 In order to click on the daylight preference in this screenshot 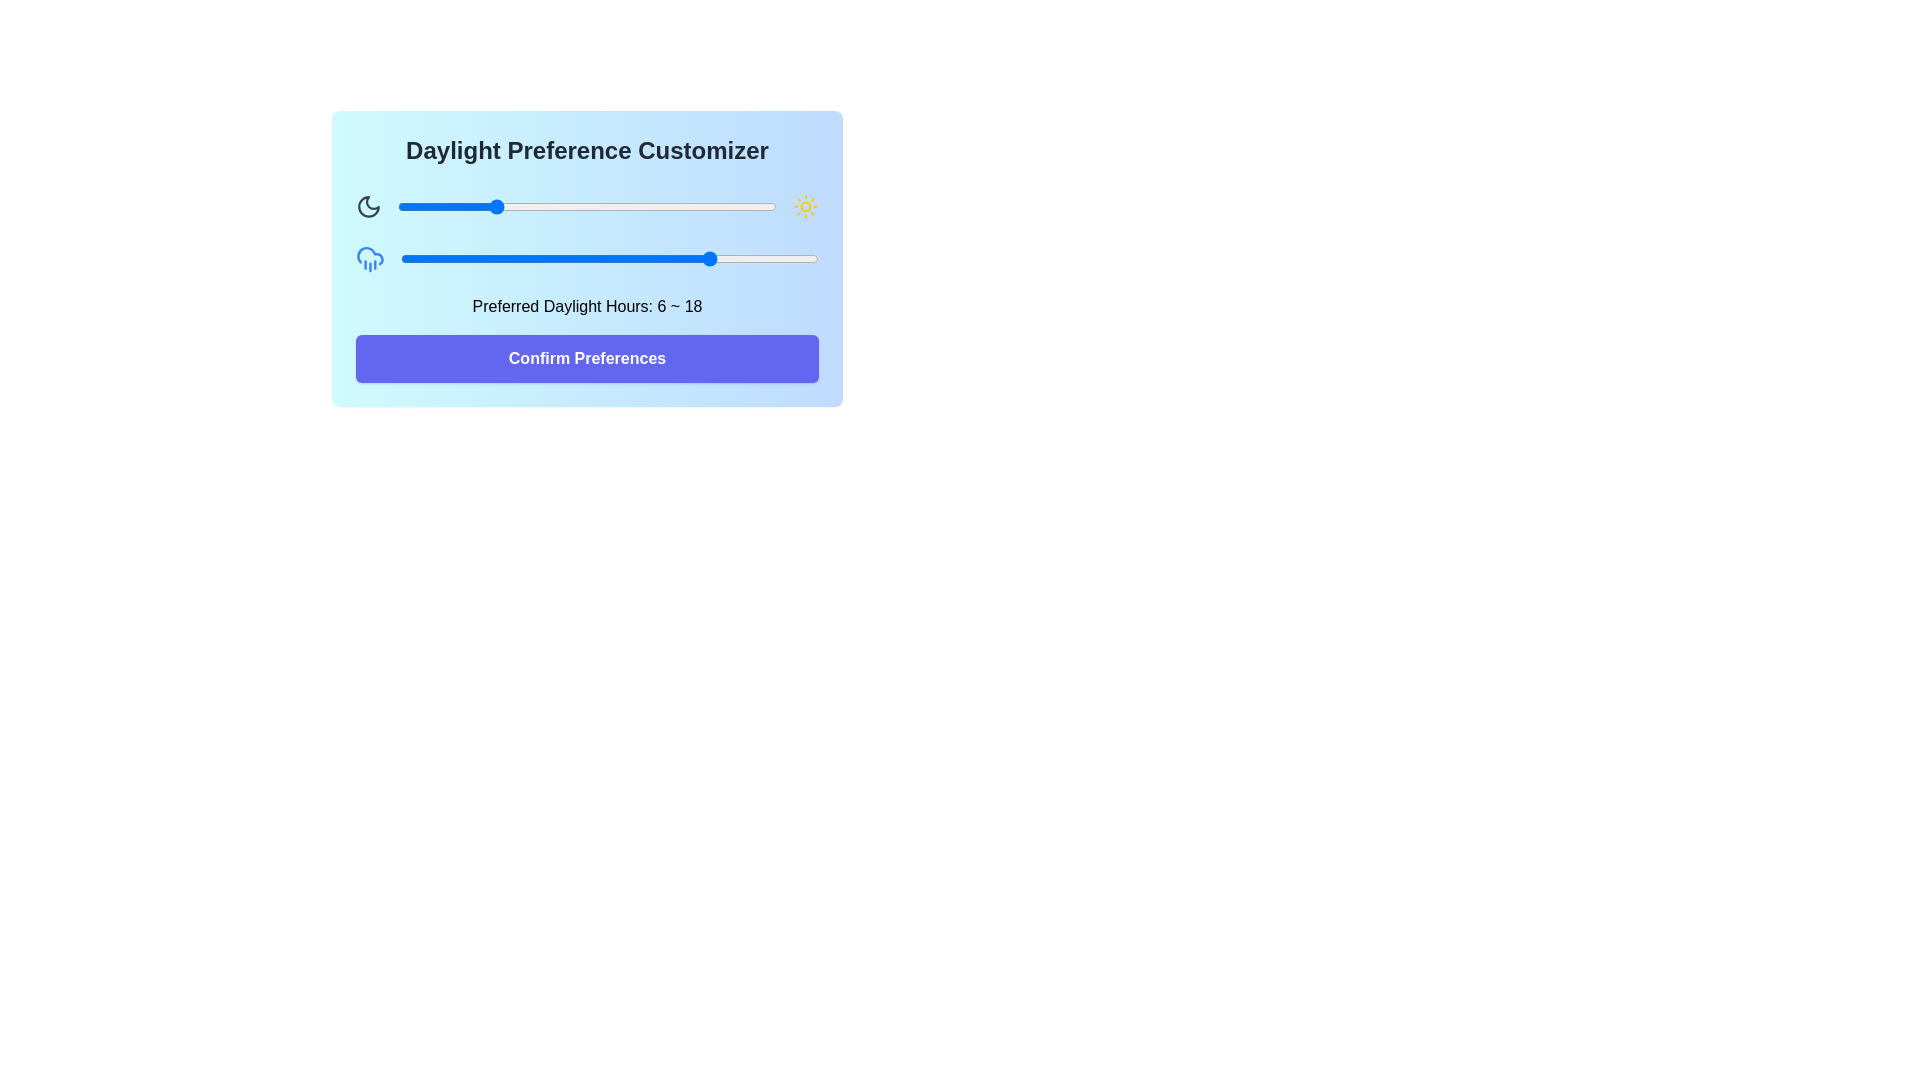, I will do `click(398, 207)`.